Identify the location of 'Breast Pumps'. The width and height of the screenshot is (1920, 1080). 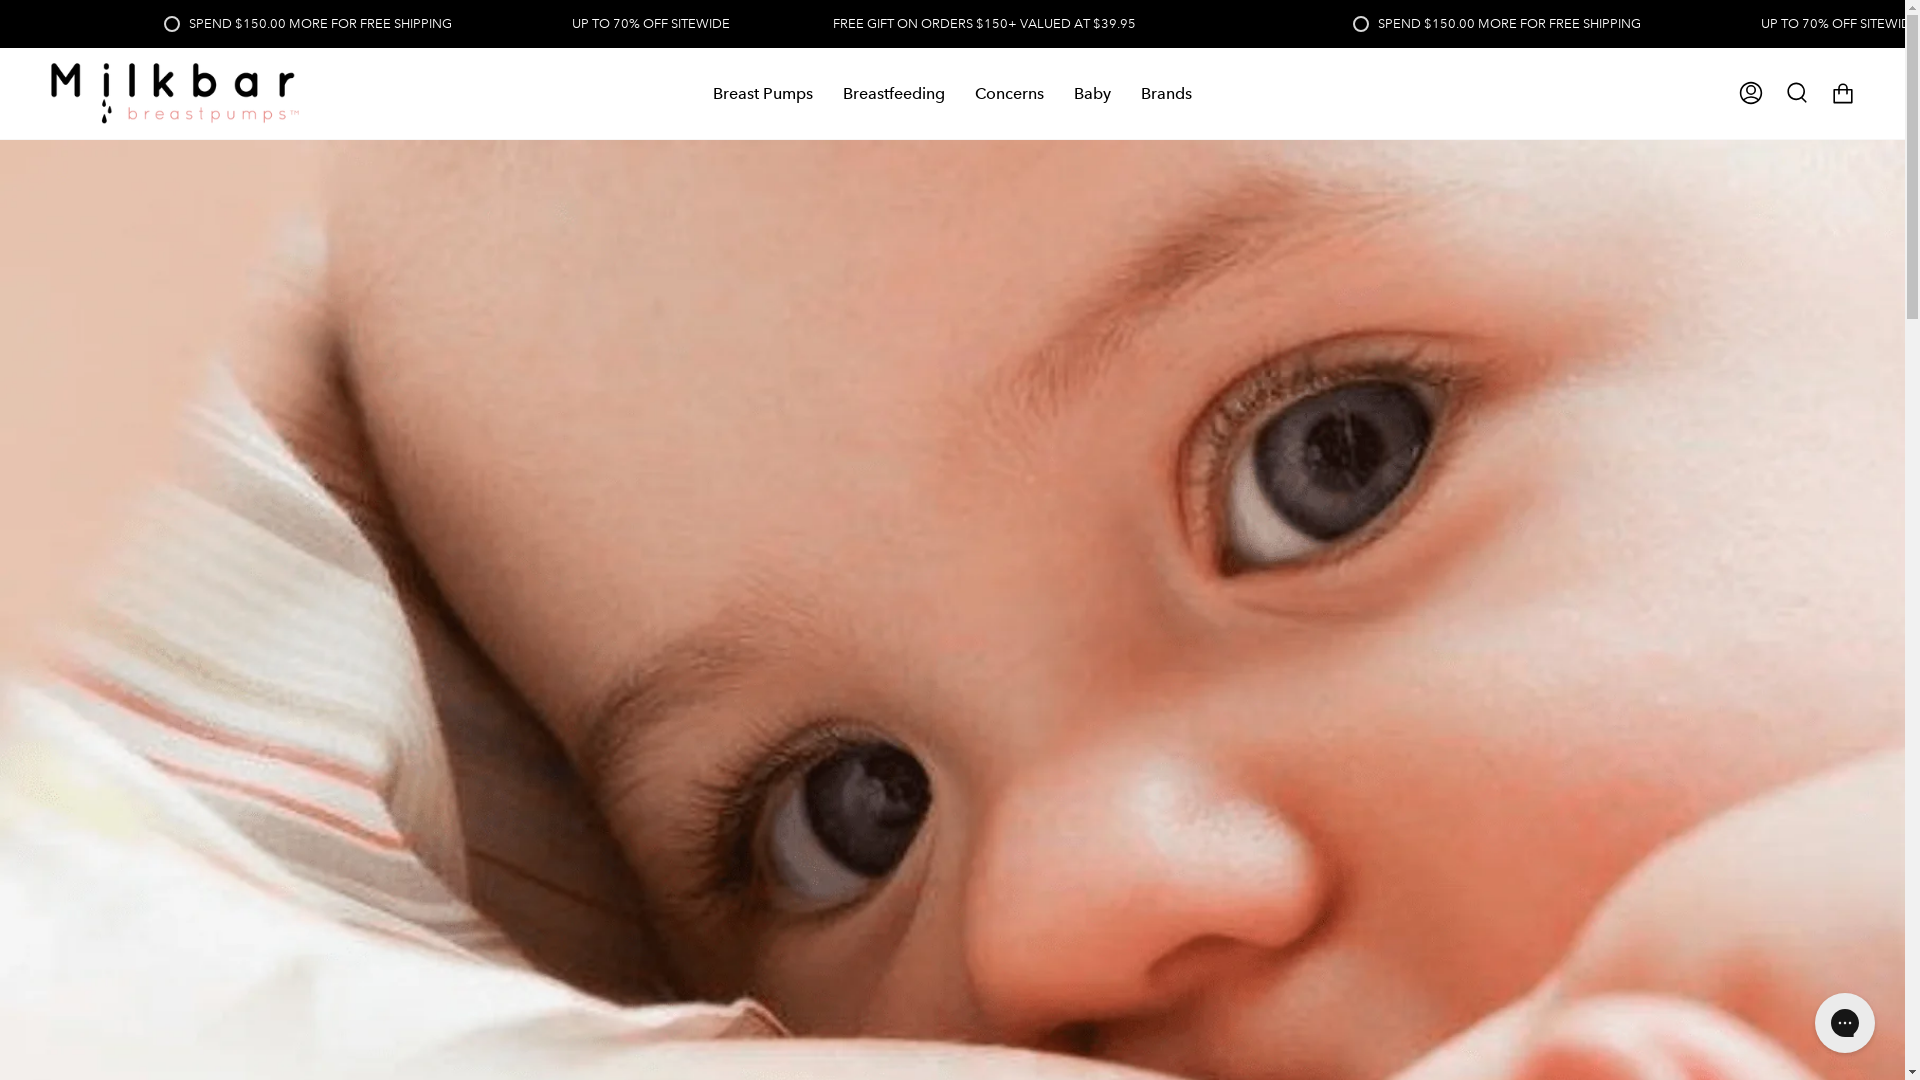
(762, 93).